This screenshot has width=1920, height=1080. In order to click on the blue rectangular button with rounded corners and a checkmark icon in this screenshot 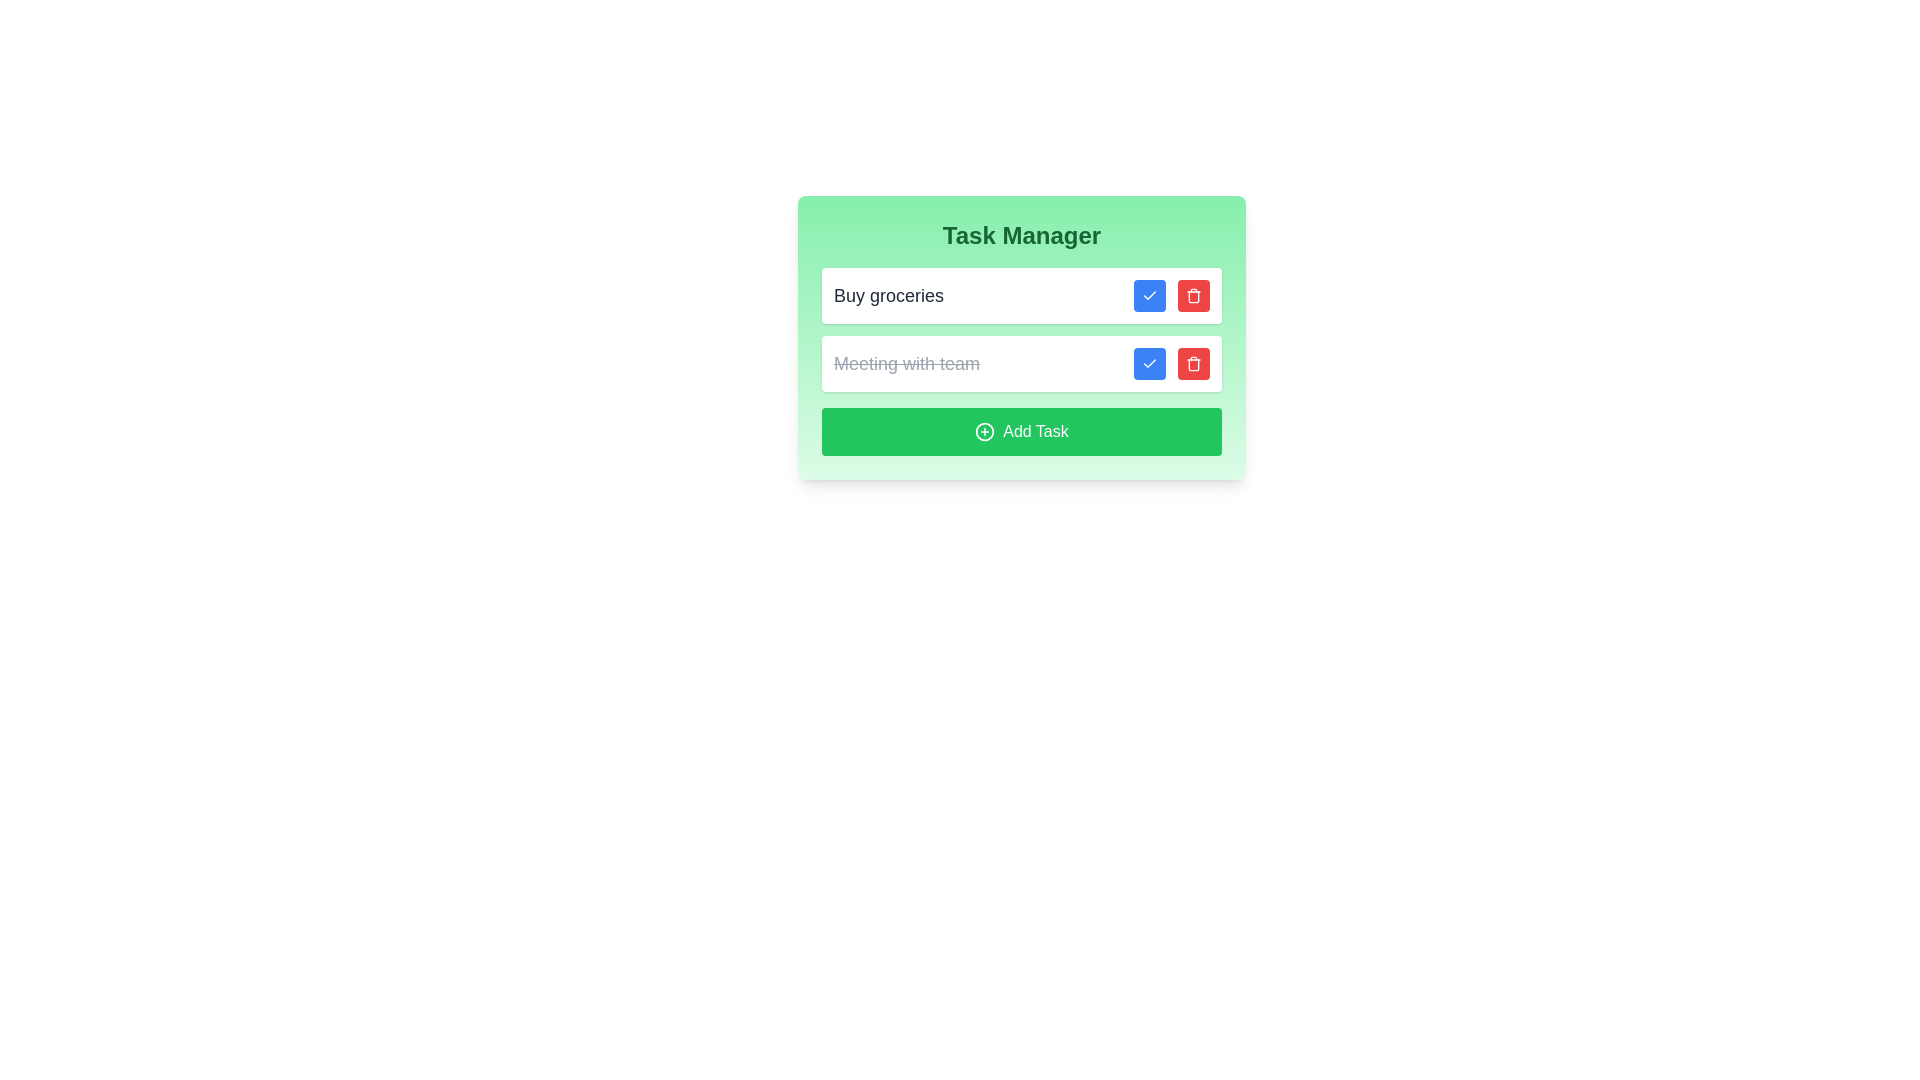, I will do `click(1150, 296)`.